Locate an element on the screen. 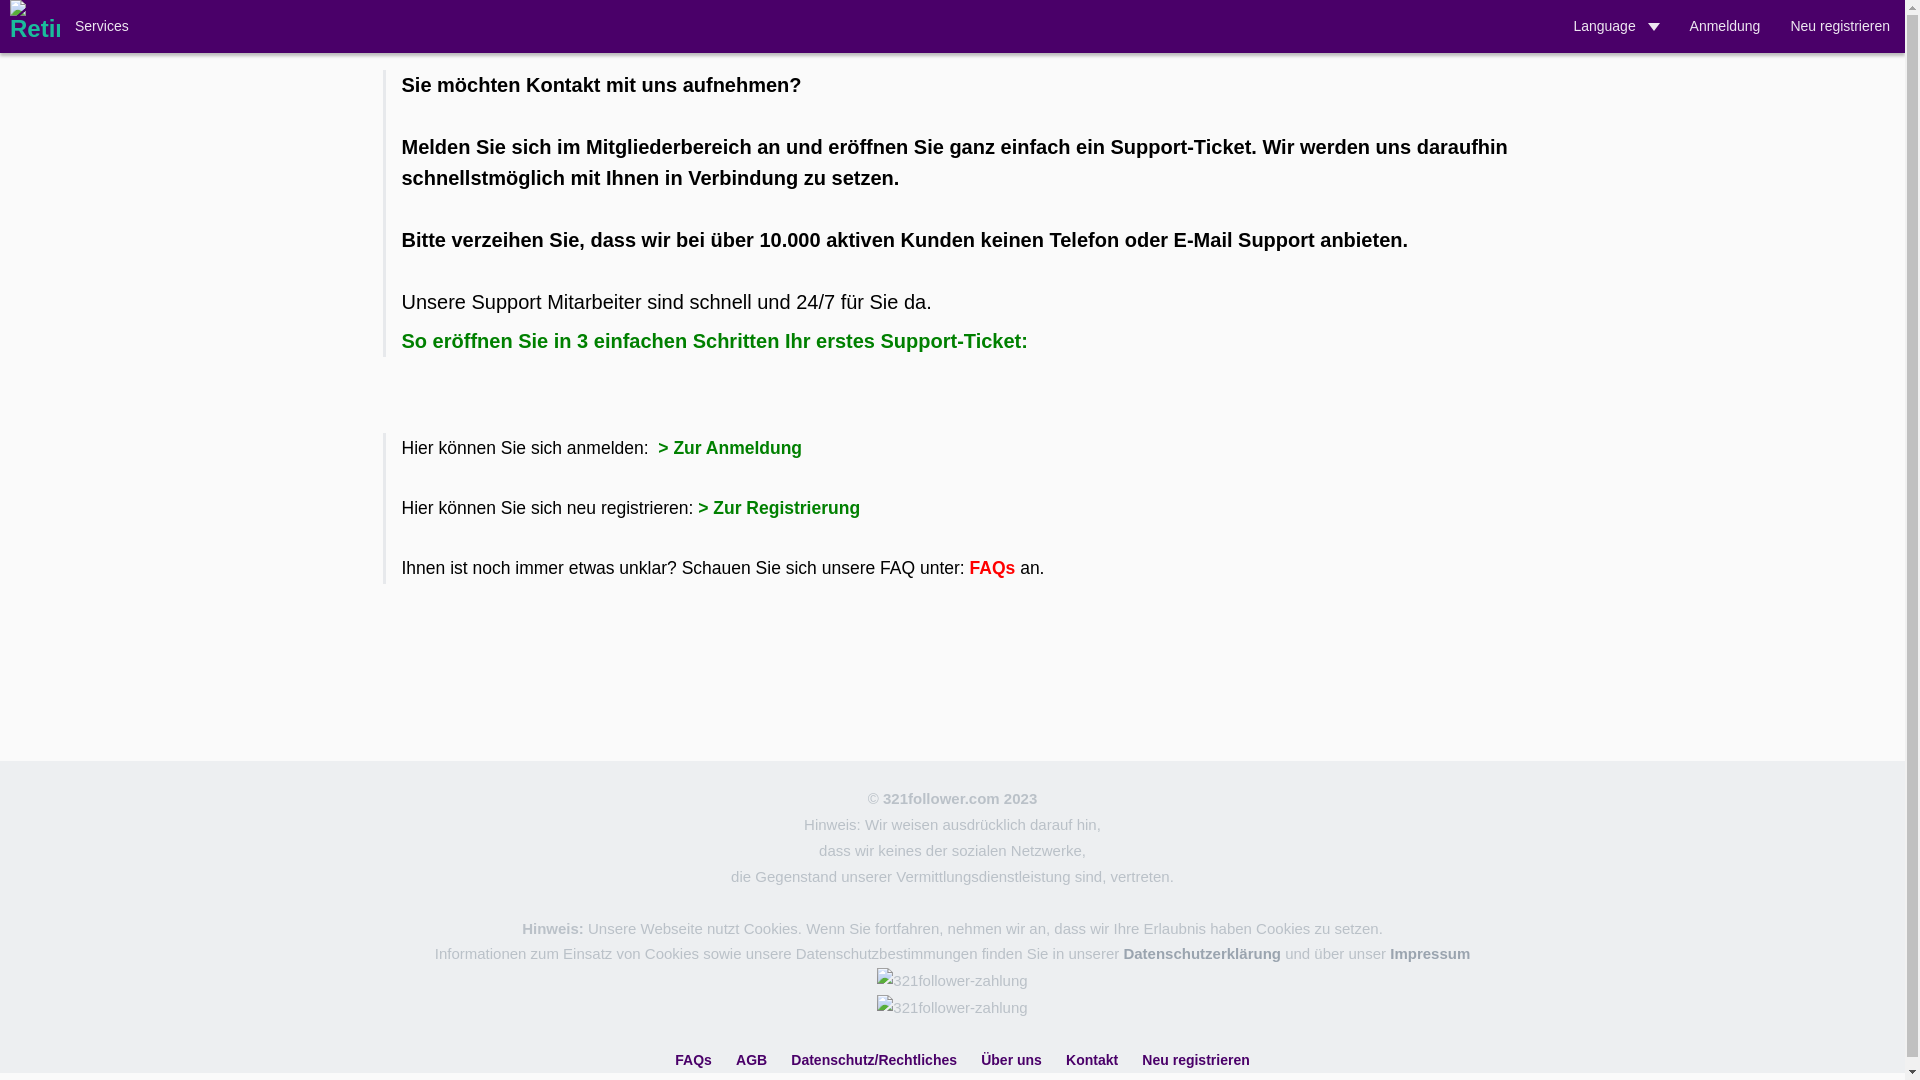 The image size is (1920, 1080). 'FAQs' is located at coordinates (969, 567).